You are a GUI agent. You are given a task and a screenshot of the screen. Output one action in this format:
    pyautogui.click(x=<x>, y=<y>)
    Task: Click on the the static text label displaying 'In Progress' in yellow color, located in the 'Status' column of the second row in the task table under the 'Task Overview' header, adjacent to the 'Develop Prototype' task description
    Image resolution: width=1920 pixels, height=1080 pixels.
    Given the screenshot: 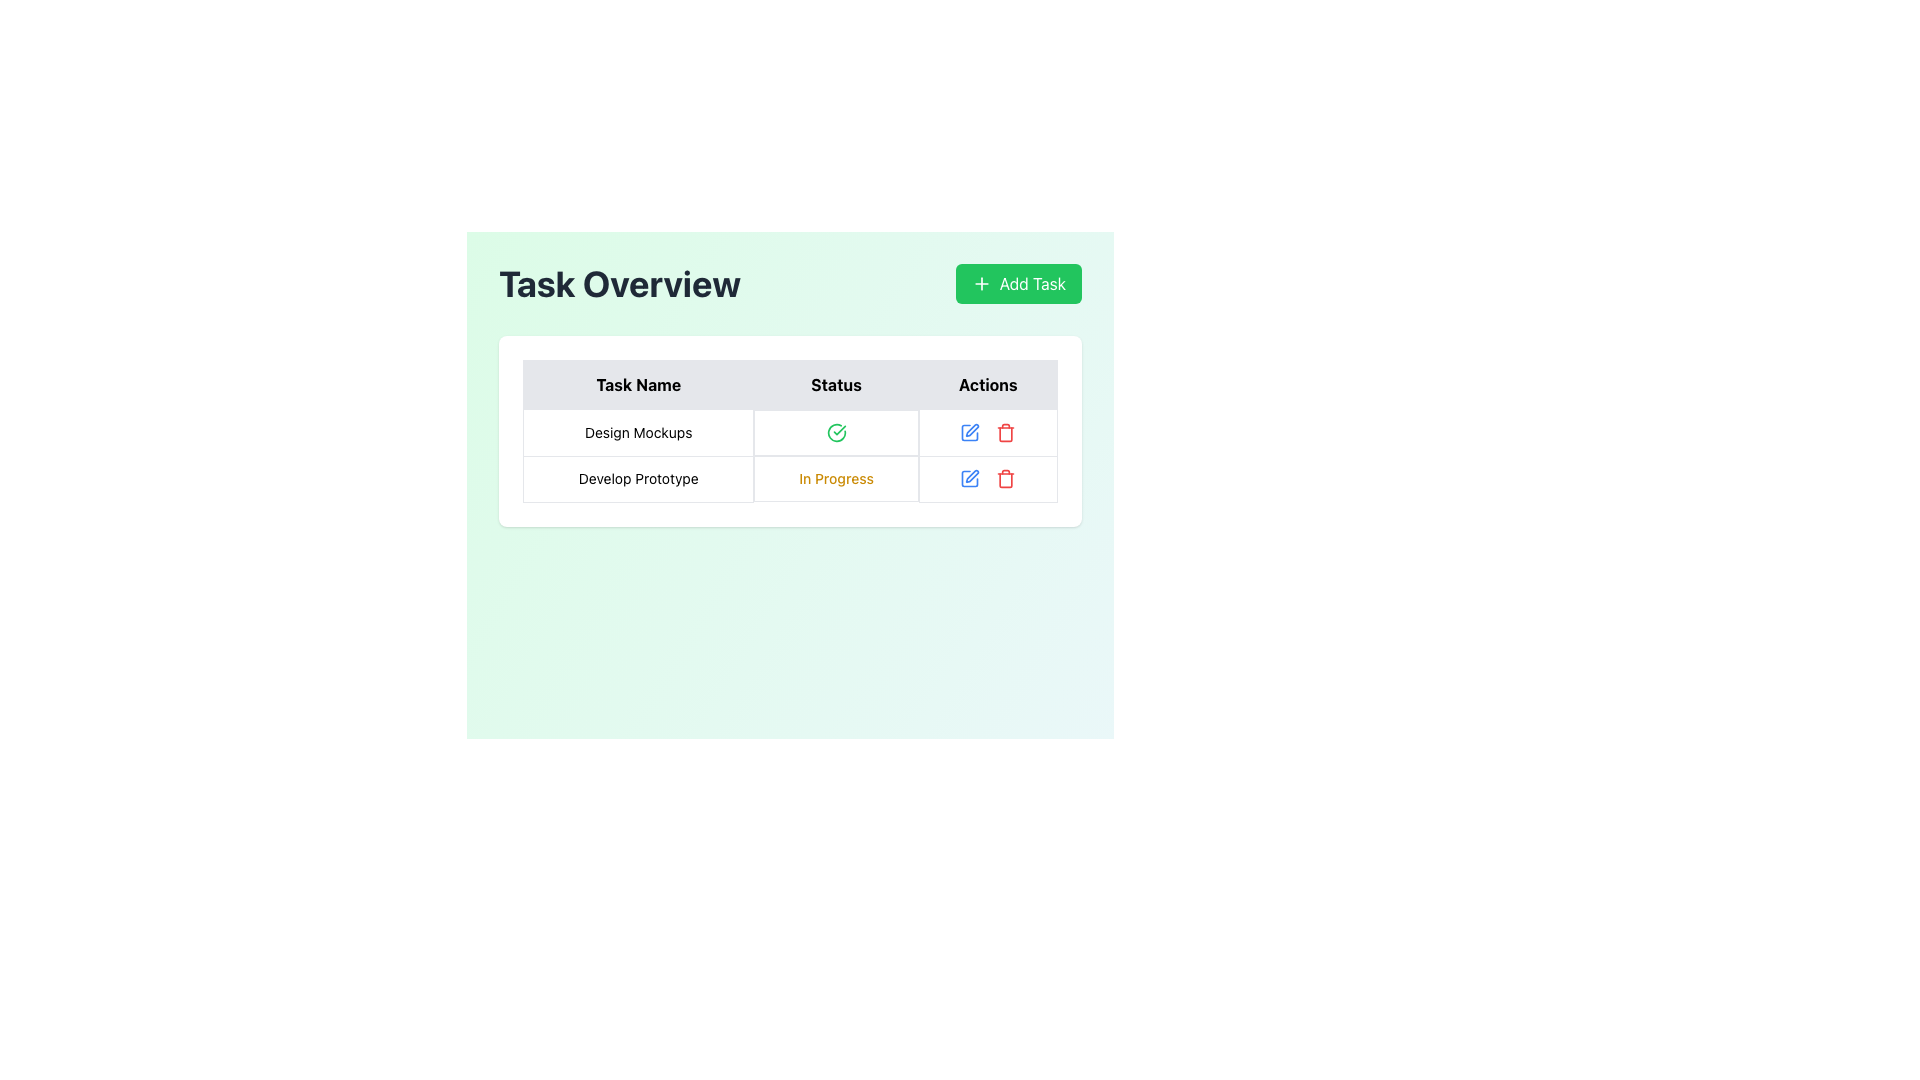 What is the action you would take?
    pyautogui.click(x=836, y=478)
    